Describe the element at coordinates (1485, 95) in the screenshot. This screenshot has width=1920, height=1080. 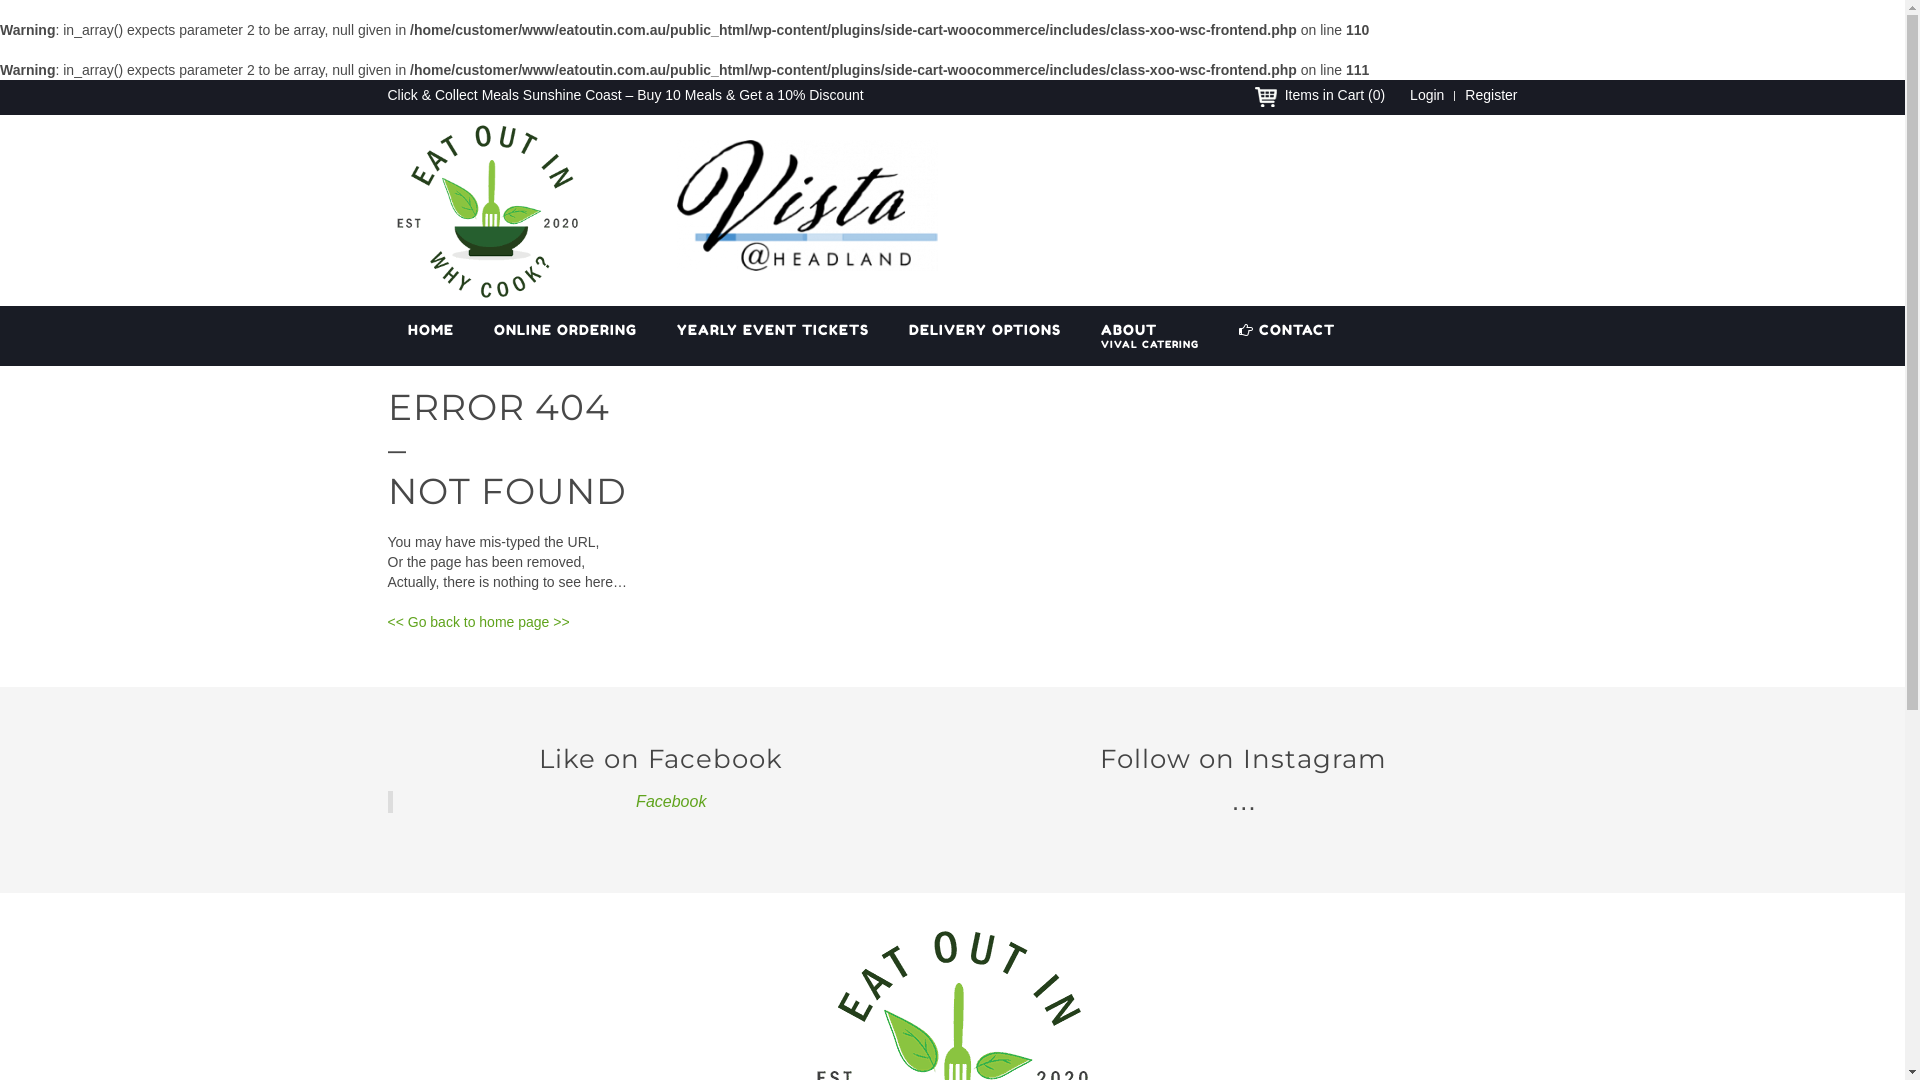
I see `'Register'` at that location.